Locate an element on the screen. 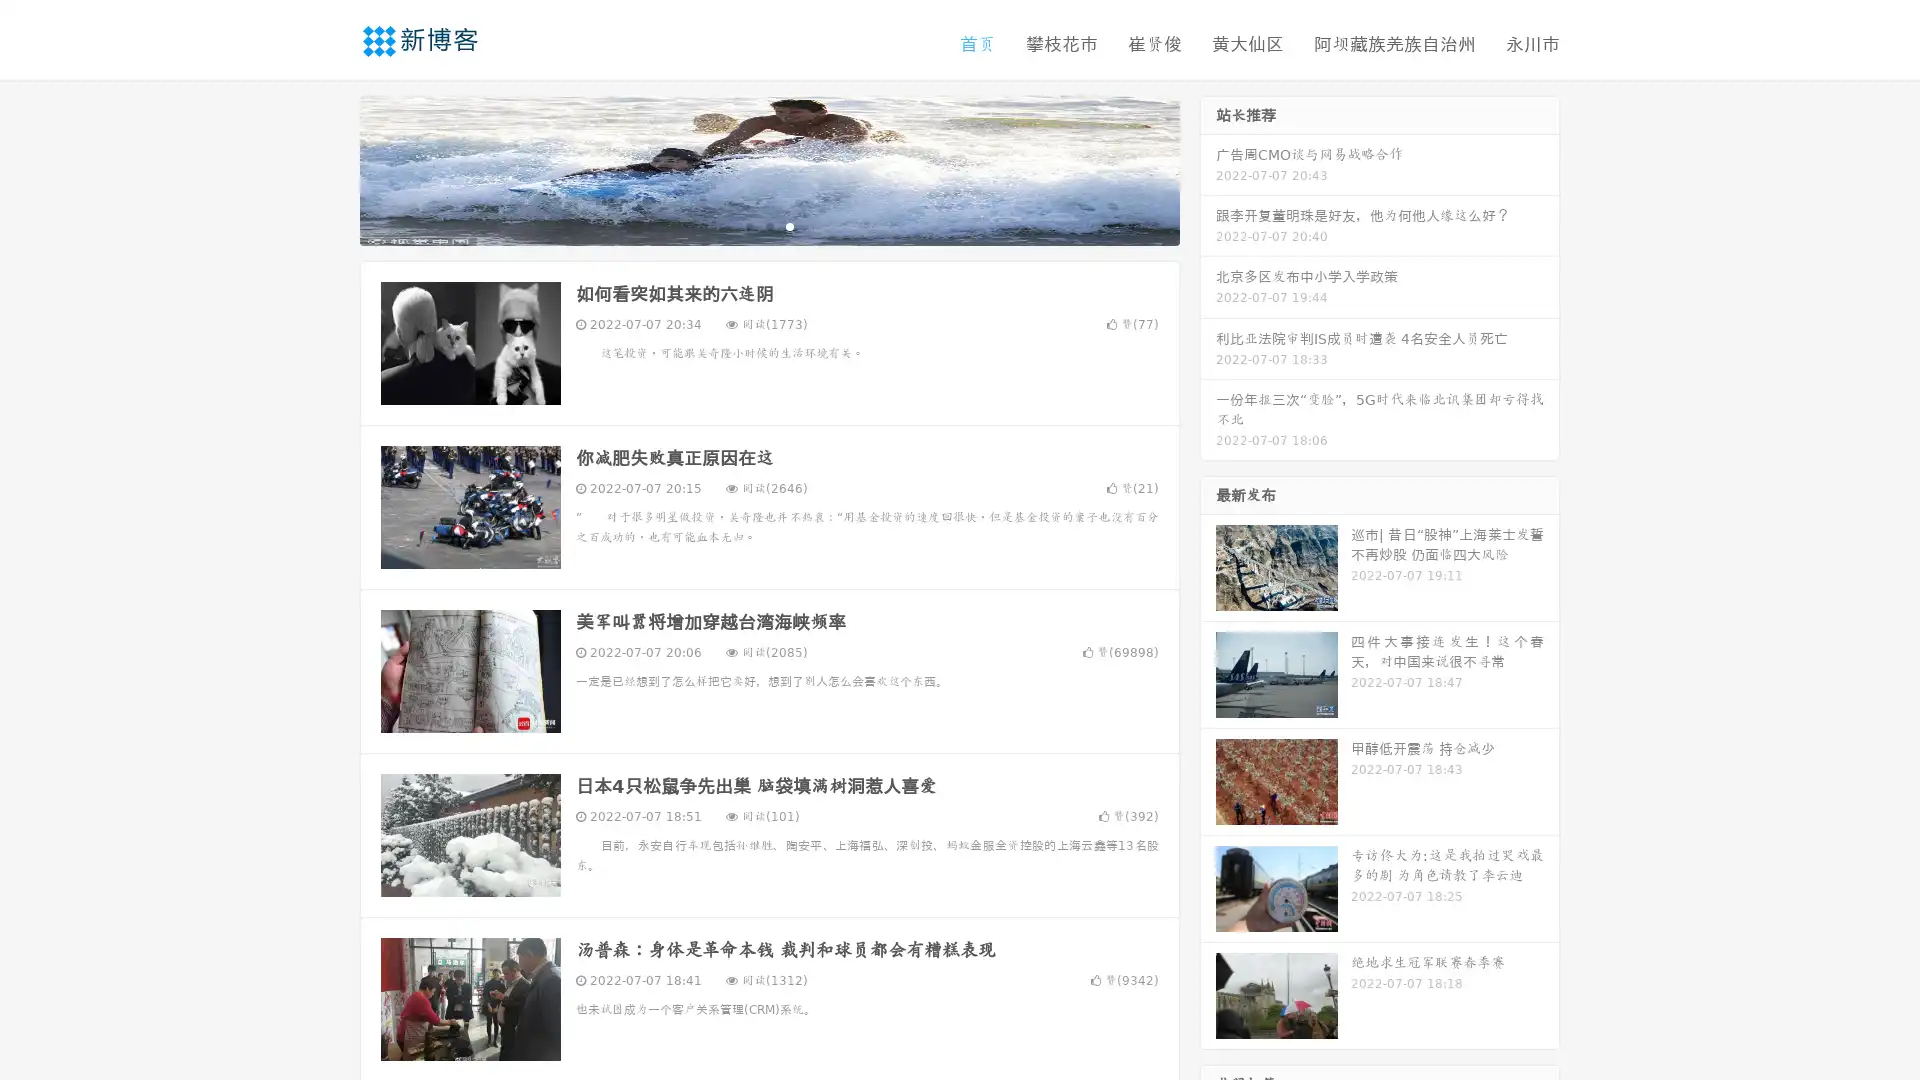 The image size is (1920, 1080). Previous slide is located at coordinates (330, 168).